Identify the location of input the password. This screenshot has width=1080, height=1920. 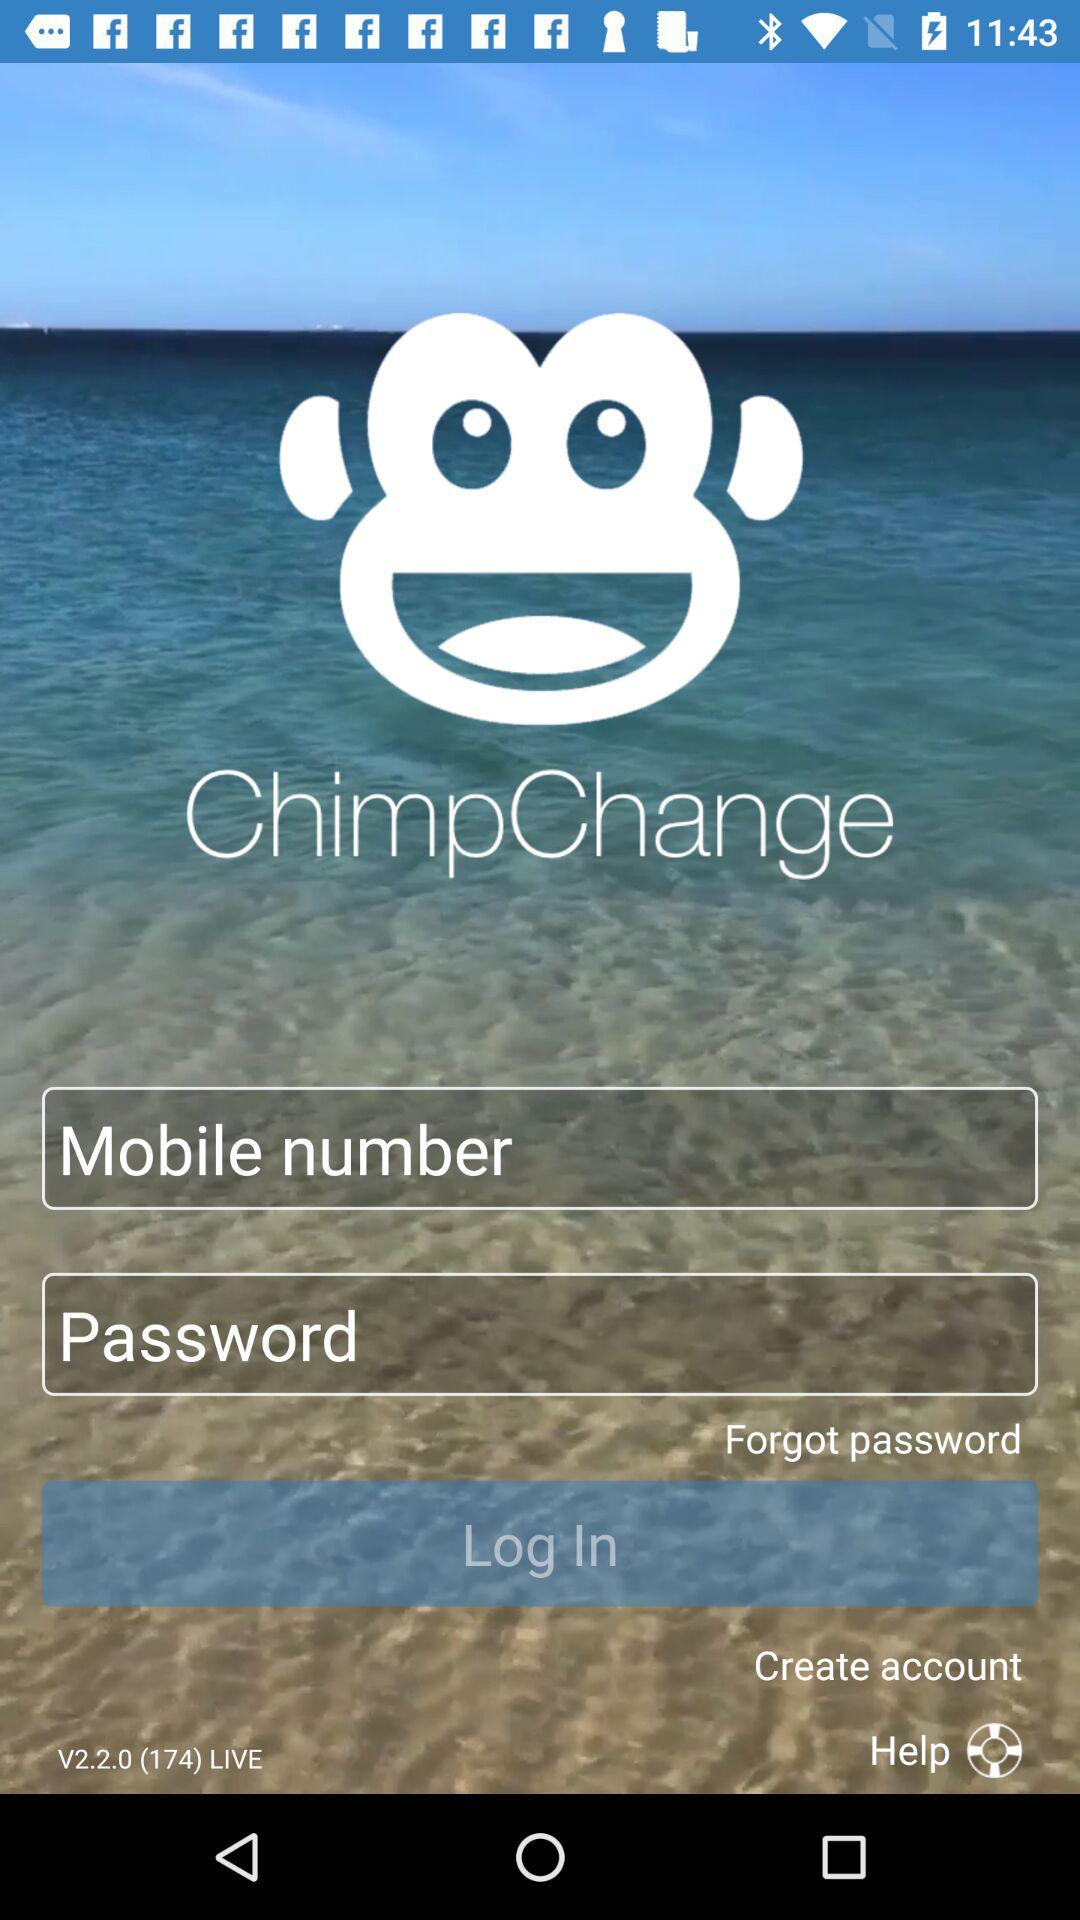
(540, 1334).